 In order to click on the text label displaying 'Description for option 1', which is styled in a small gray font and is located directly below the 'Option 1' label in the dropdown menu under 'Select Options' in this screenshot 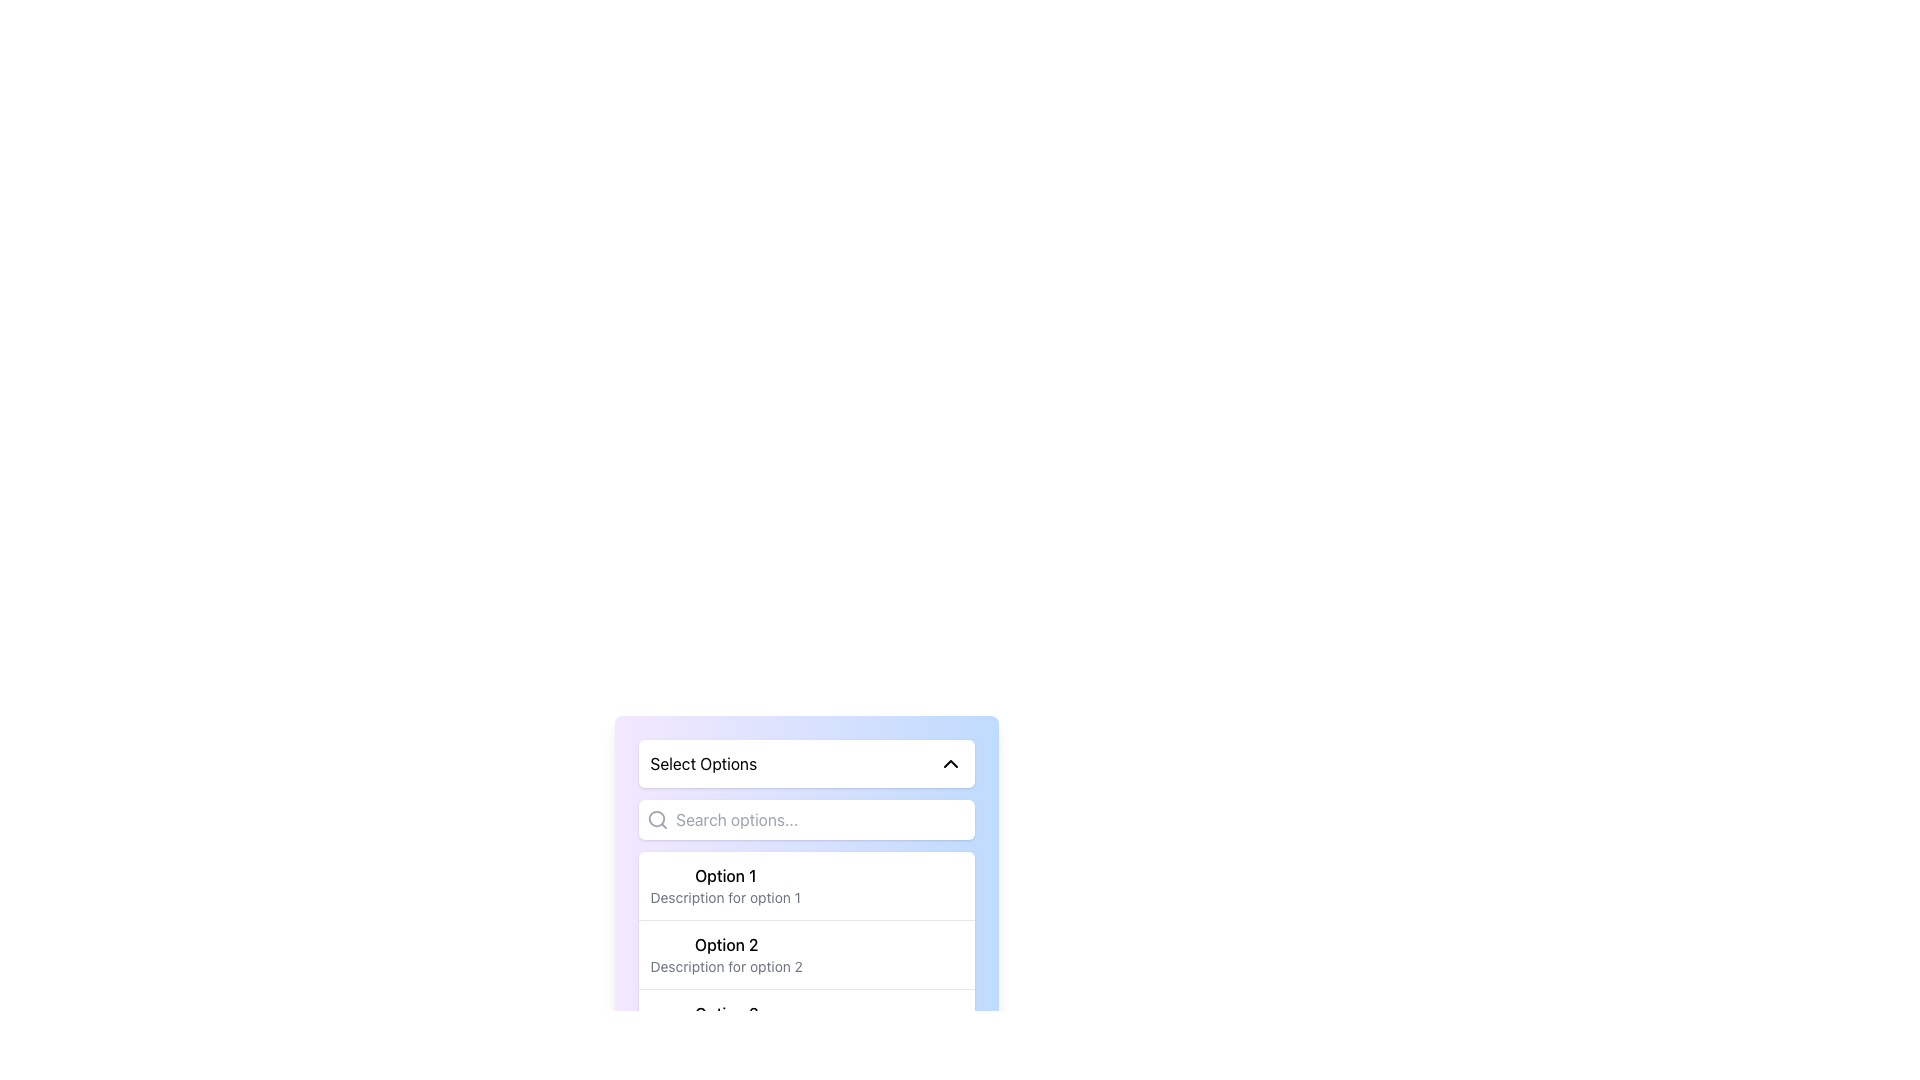, I will do `click(724, 897)`.